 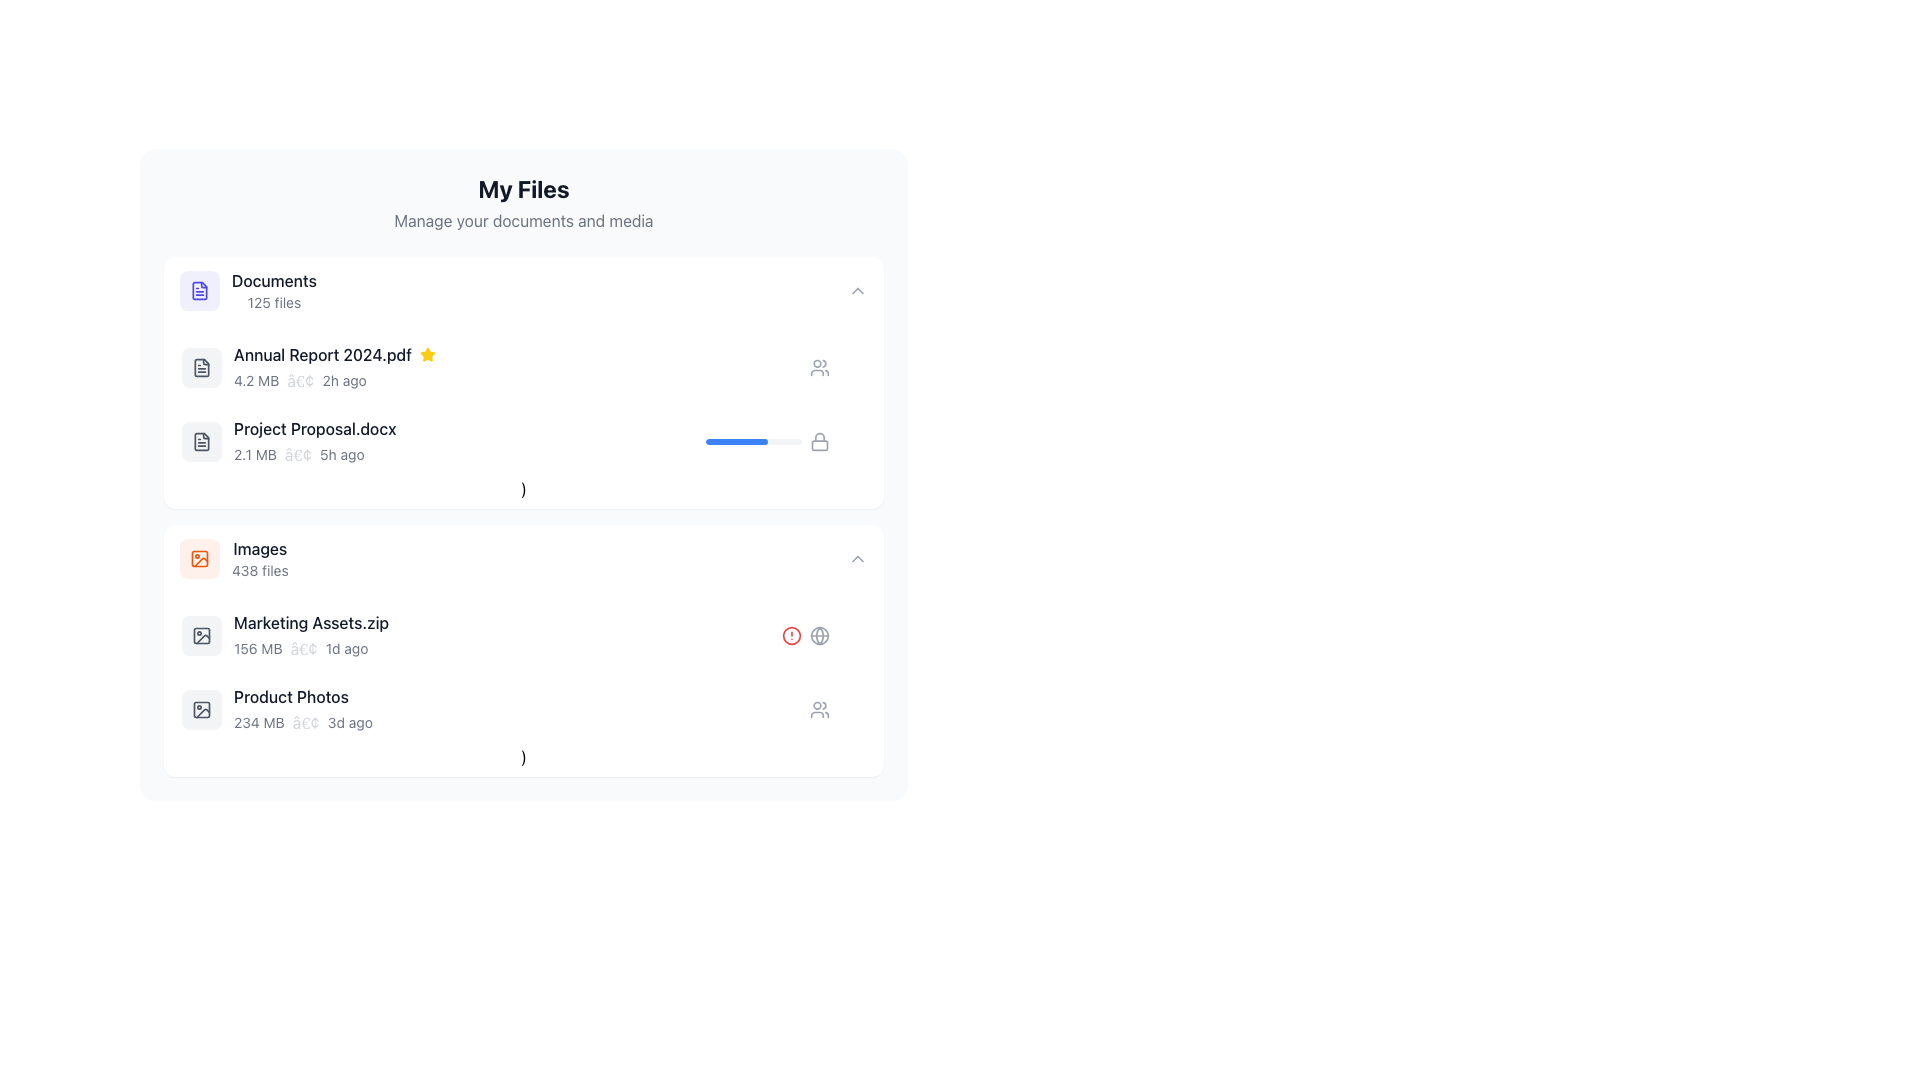 I want to click on the circular icon in the SVG graphic that serves as the alert indicator, located in the 'Images' row of the file list, so click(x=791, y=636).